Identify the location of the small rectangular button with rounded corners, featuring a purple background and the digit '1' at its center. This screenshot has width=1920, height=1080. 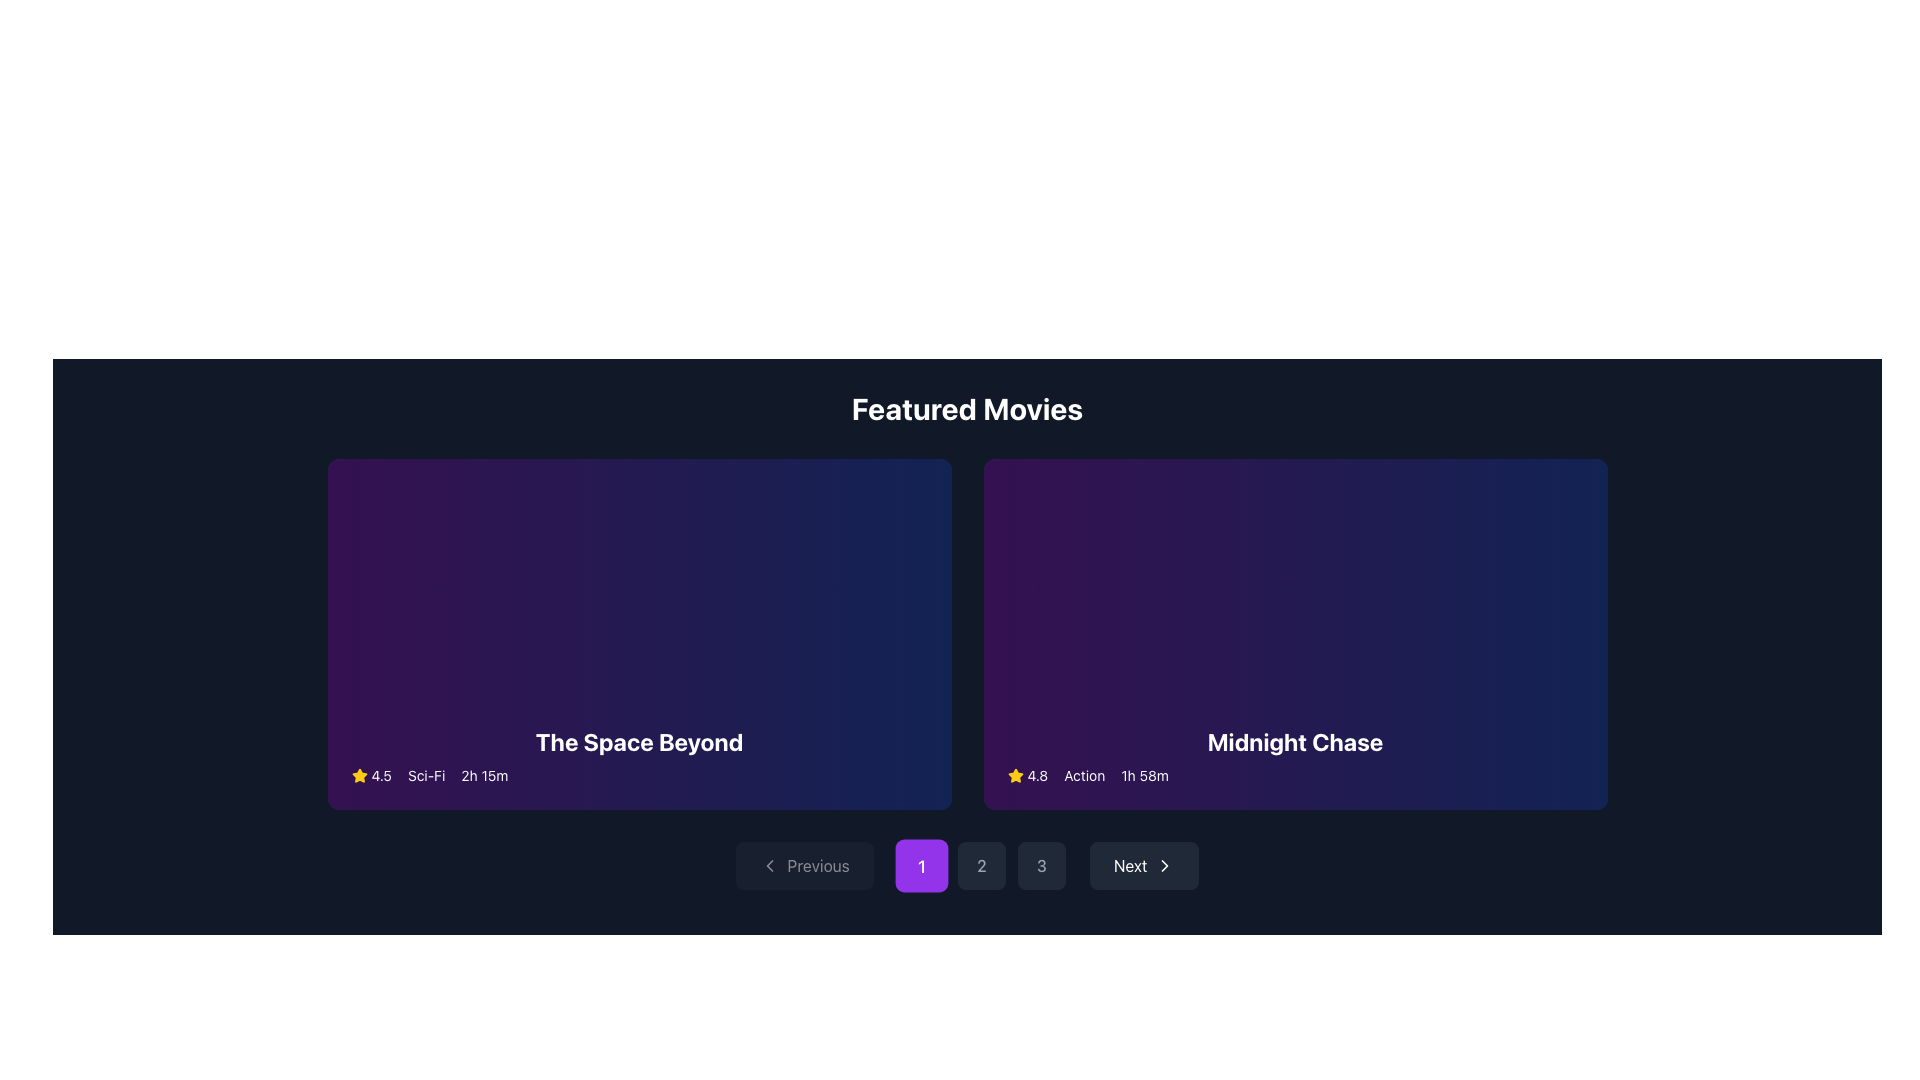
(920, 865).